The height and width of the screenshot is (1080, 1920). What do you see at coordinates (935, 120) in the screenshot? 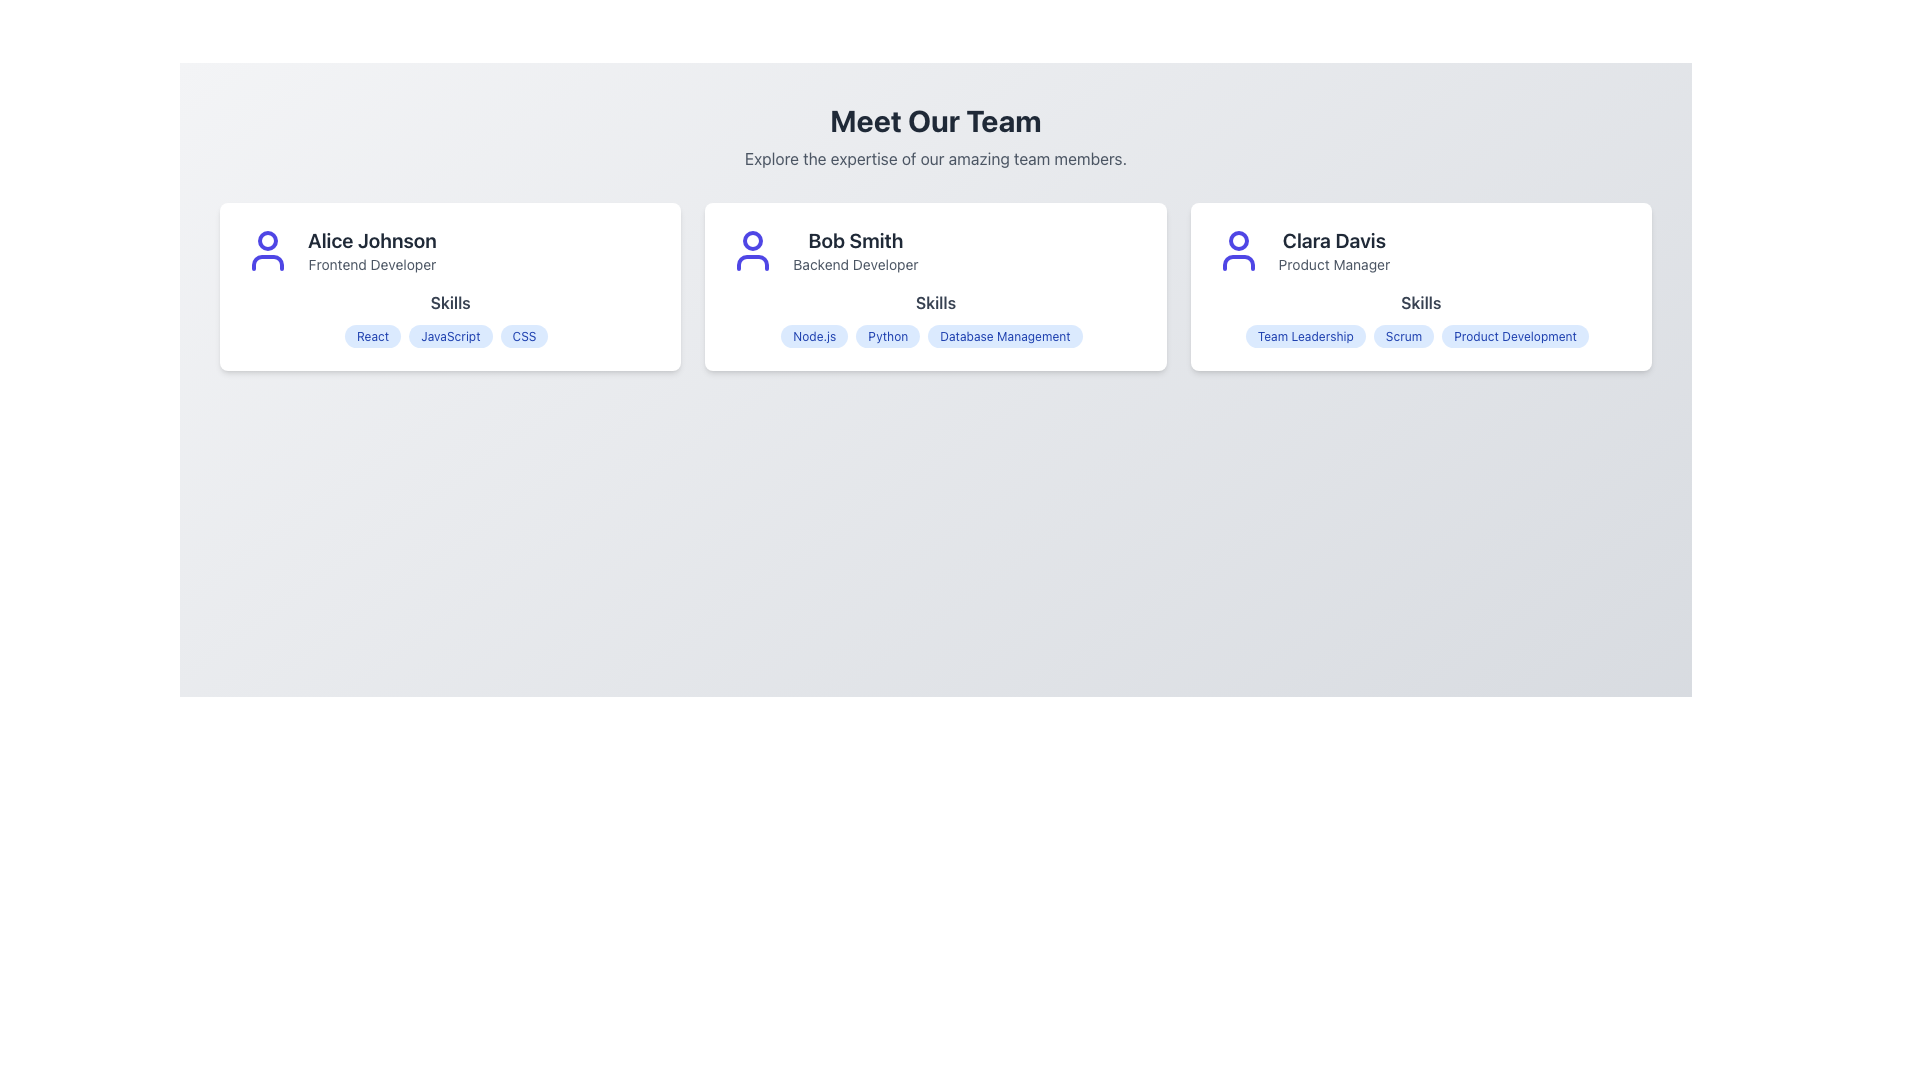
I see `the text heading element that reads 'Meet Our Team', which is prominently displayed in bold and large dark gray font at the top of the interface` at bounding box center [935, 120].